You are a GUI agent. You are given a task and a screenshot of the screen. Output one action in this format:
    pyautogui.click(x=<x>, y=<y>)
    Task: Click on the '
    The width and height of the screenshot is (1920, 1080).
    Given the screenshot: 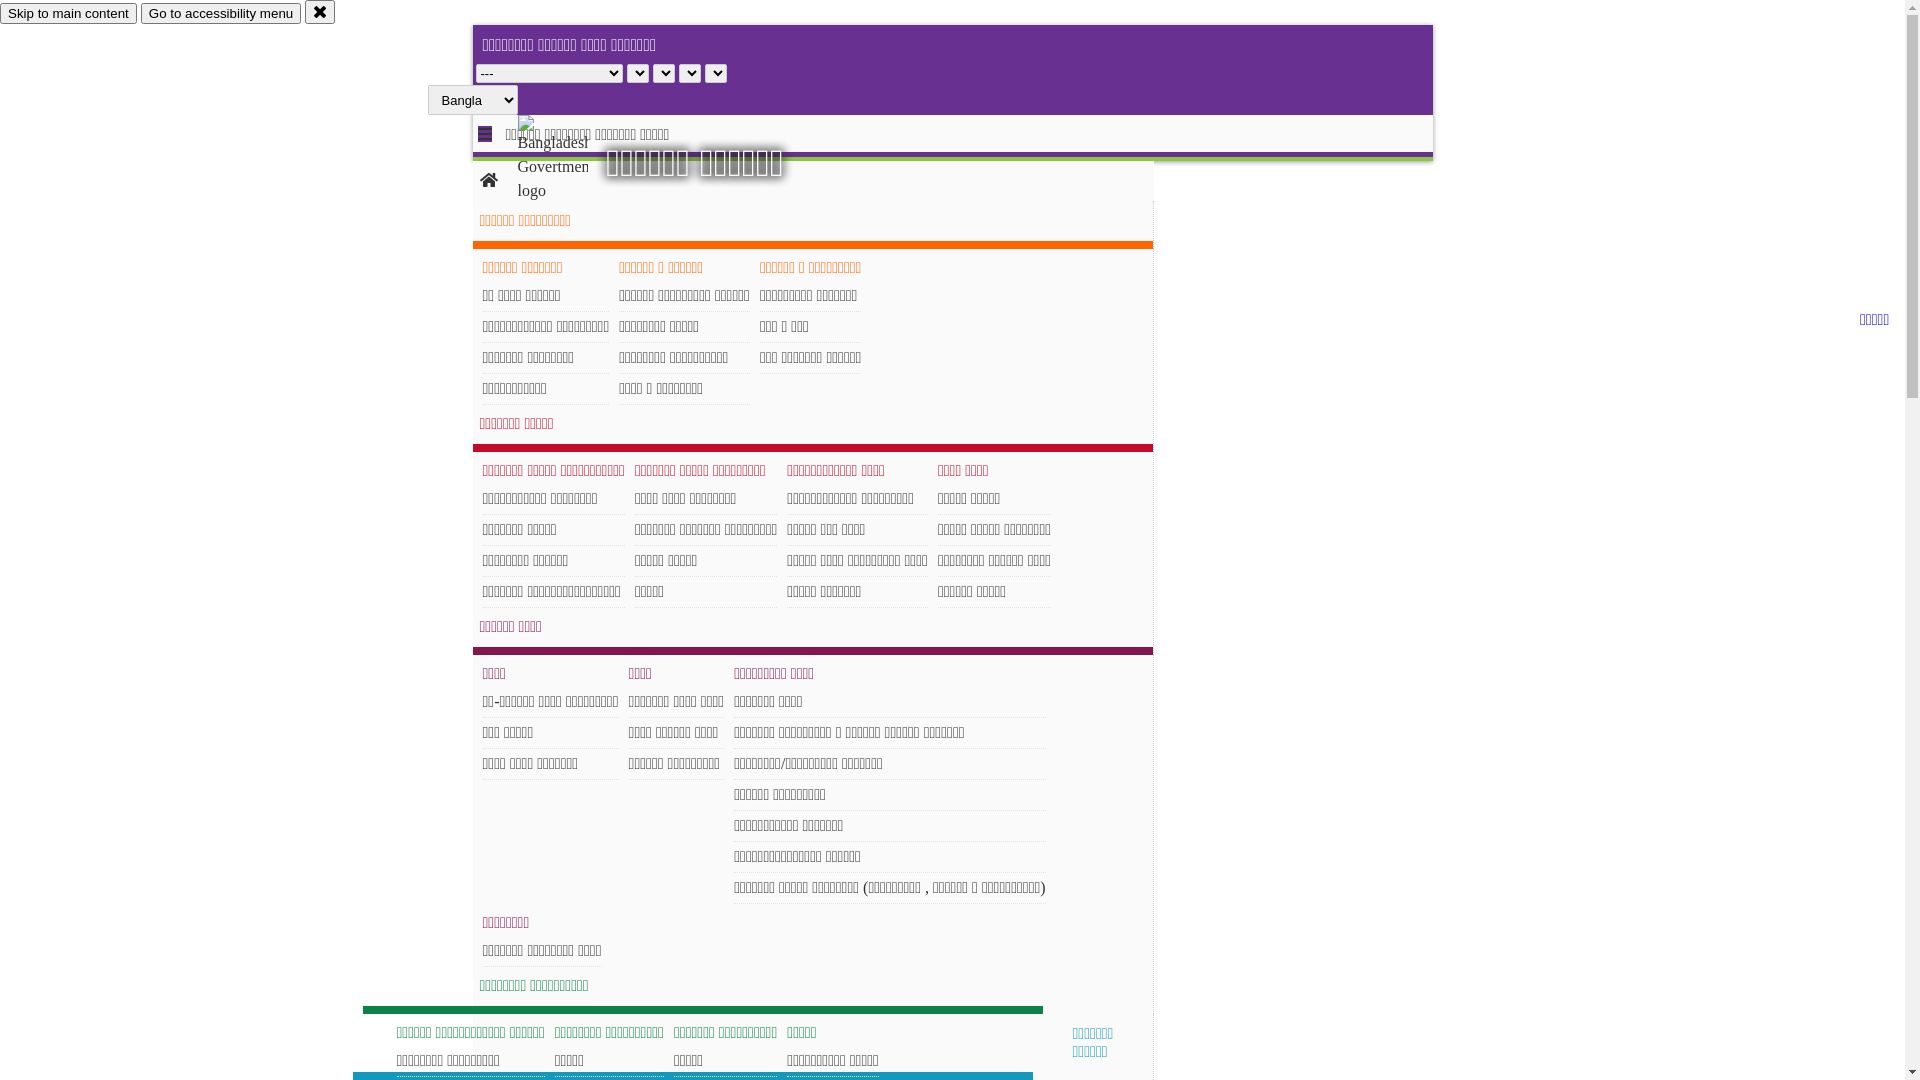 What is the action you would take?
    pyautogui.click(x=569, y=157)
    